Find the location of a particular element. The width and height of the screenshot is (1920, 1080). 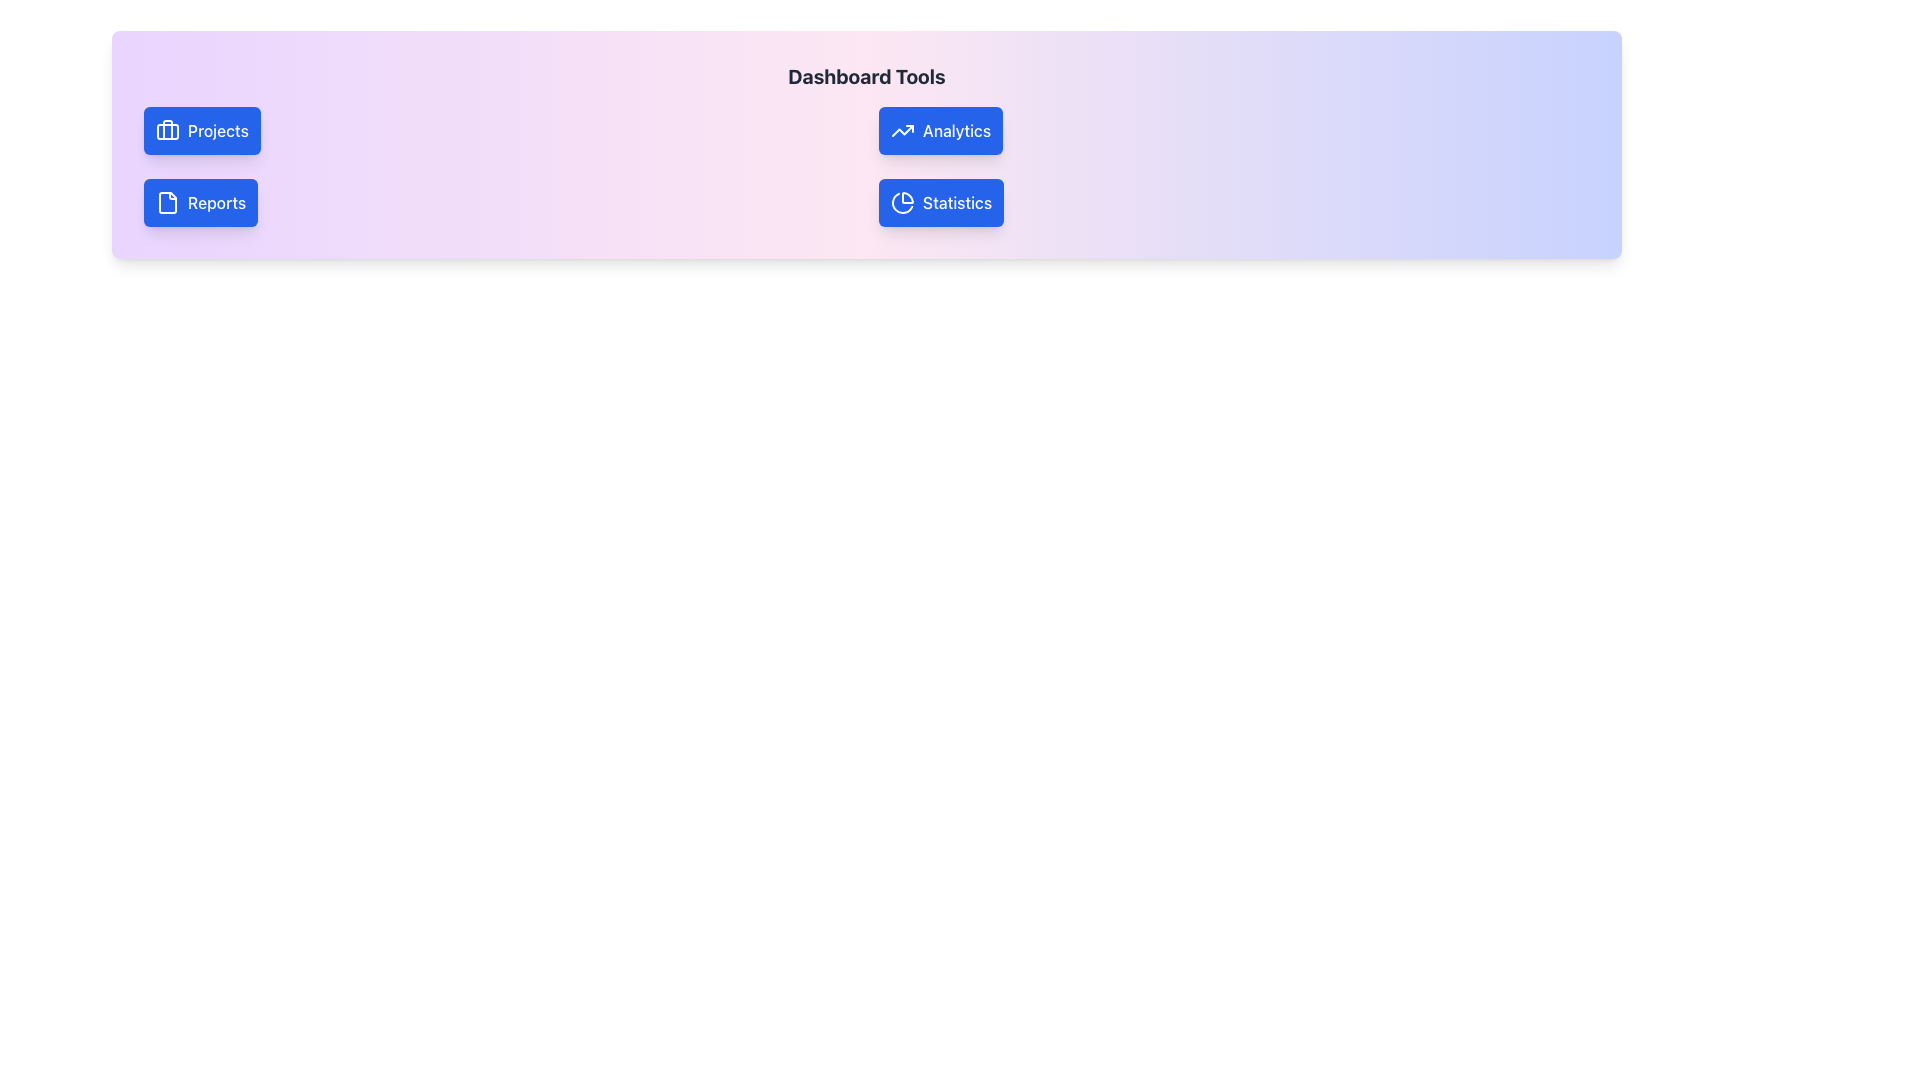

the small blue file icon with a white outline located under the 'Reports' navigation group is located at coordinates (168, 203).